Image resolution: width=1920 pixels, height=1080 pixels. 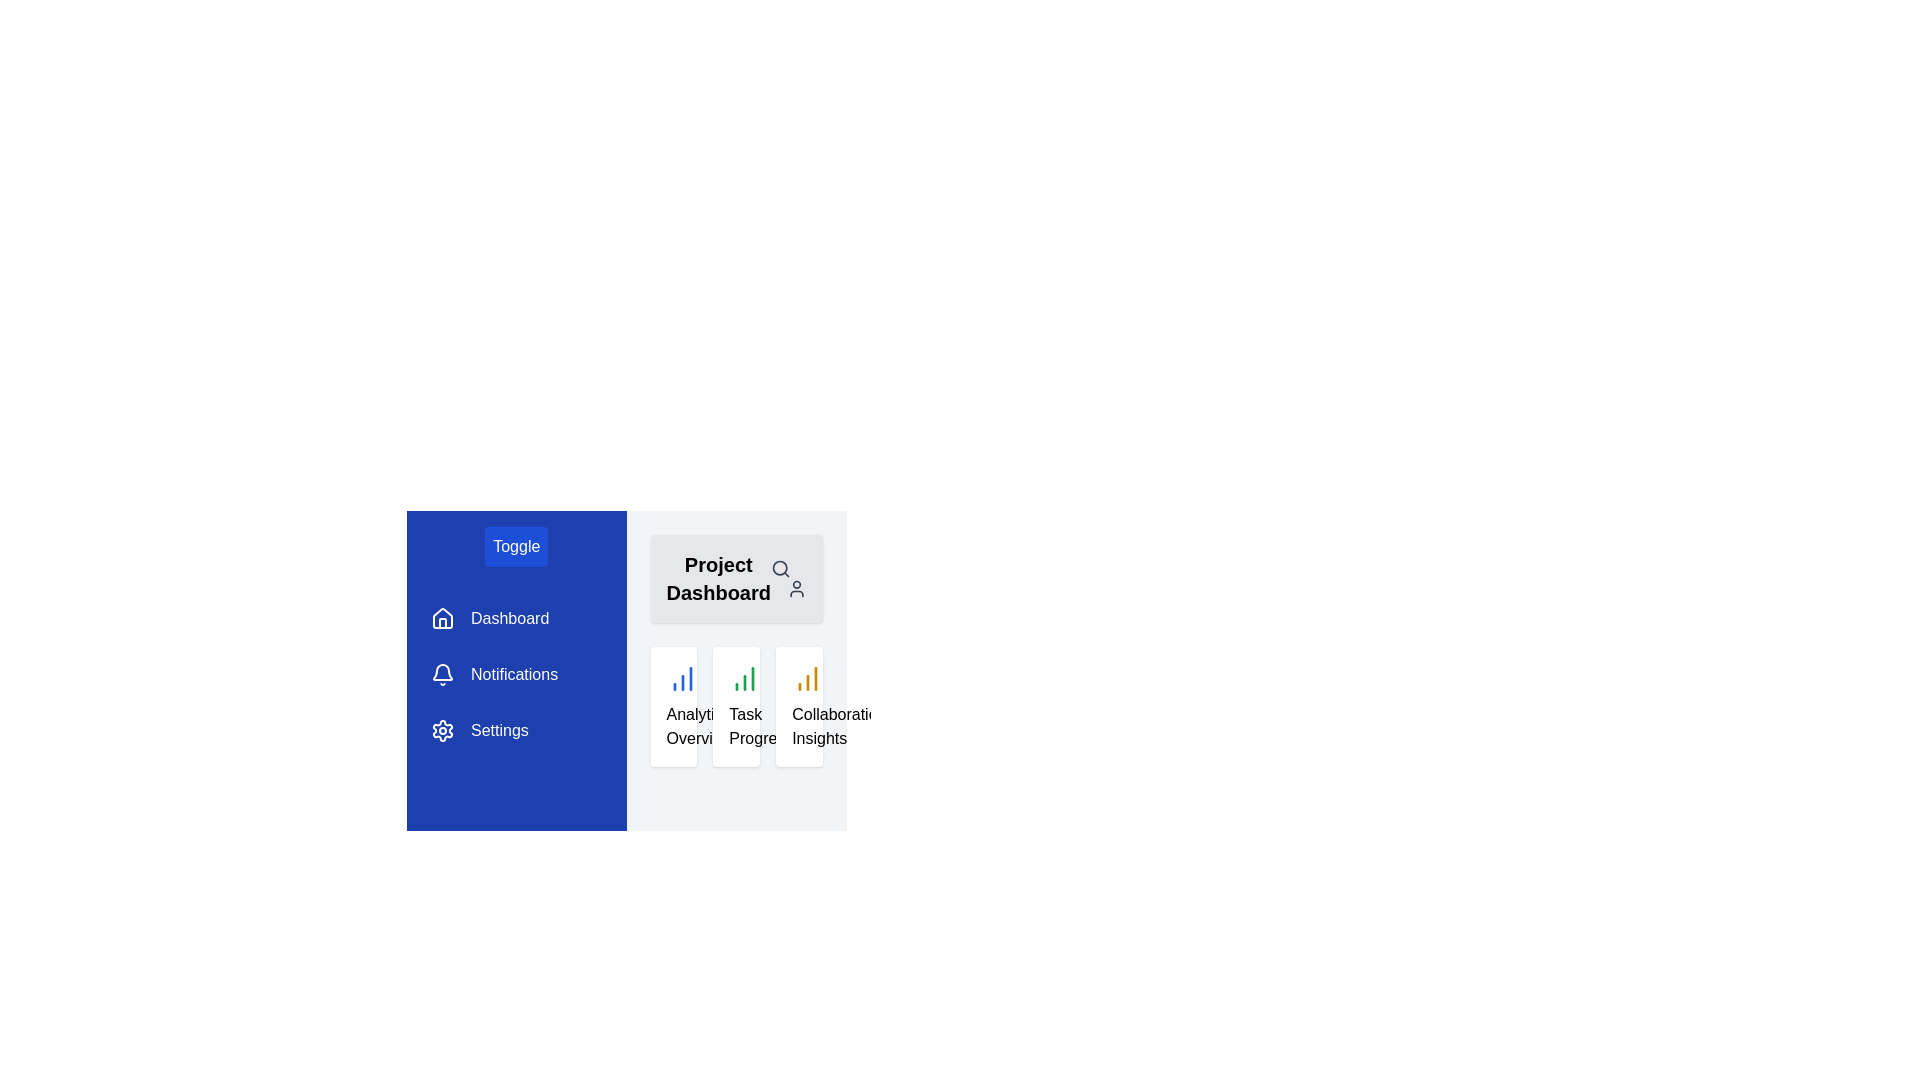 I want to click on the 'Settings' button, which has a settings icon resembling a cogwheel and is styled in white on a blue background, located in the left navigation panel as the third item beneath 'Dashboard' and 'Notifications', so click(x=480, y=731).